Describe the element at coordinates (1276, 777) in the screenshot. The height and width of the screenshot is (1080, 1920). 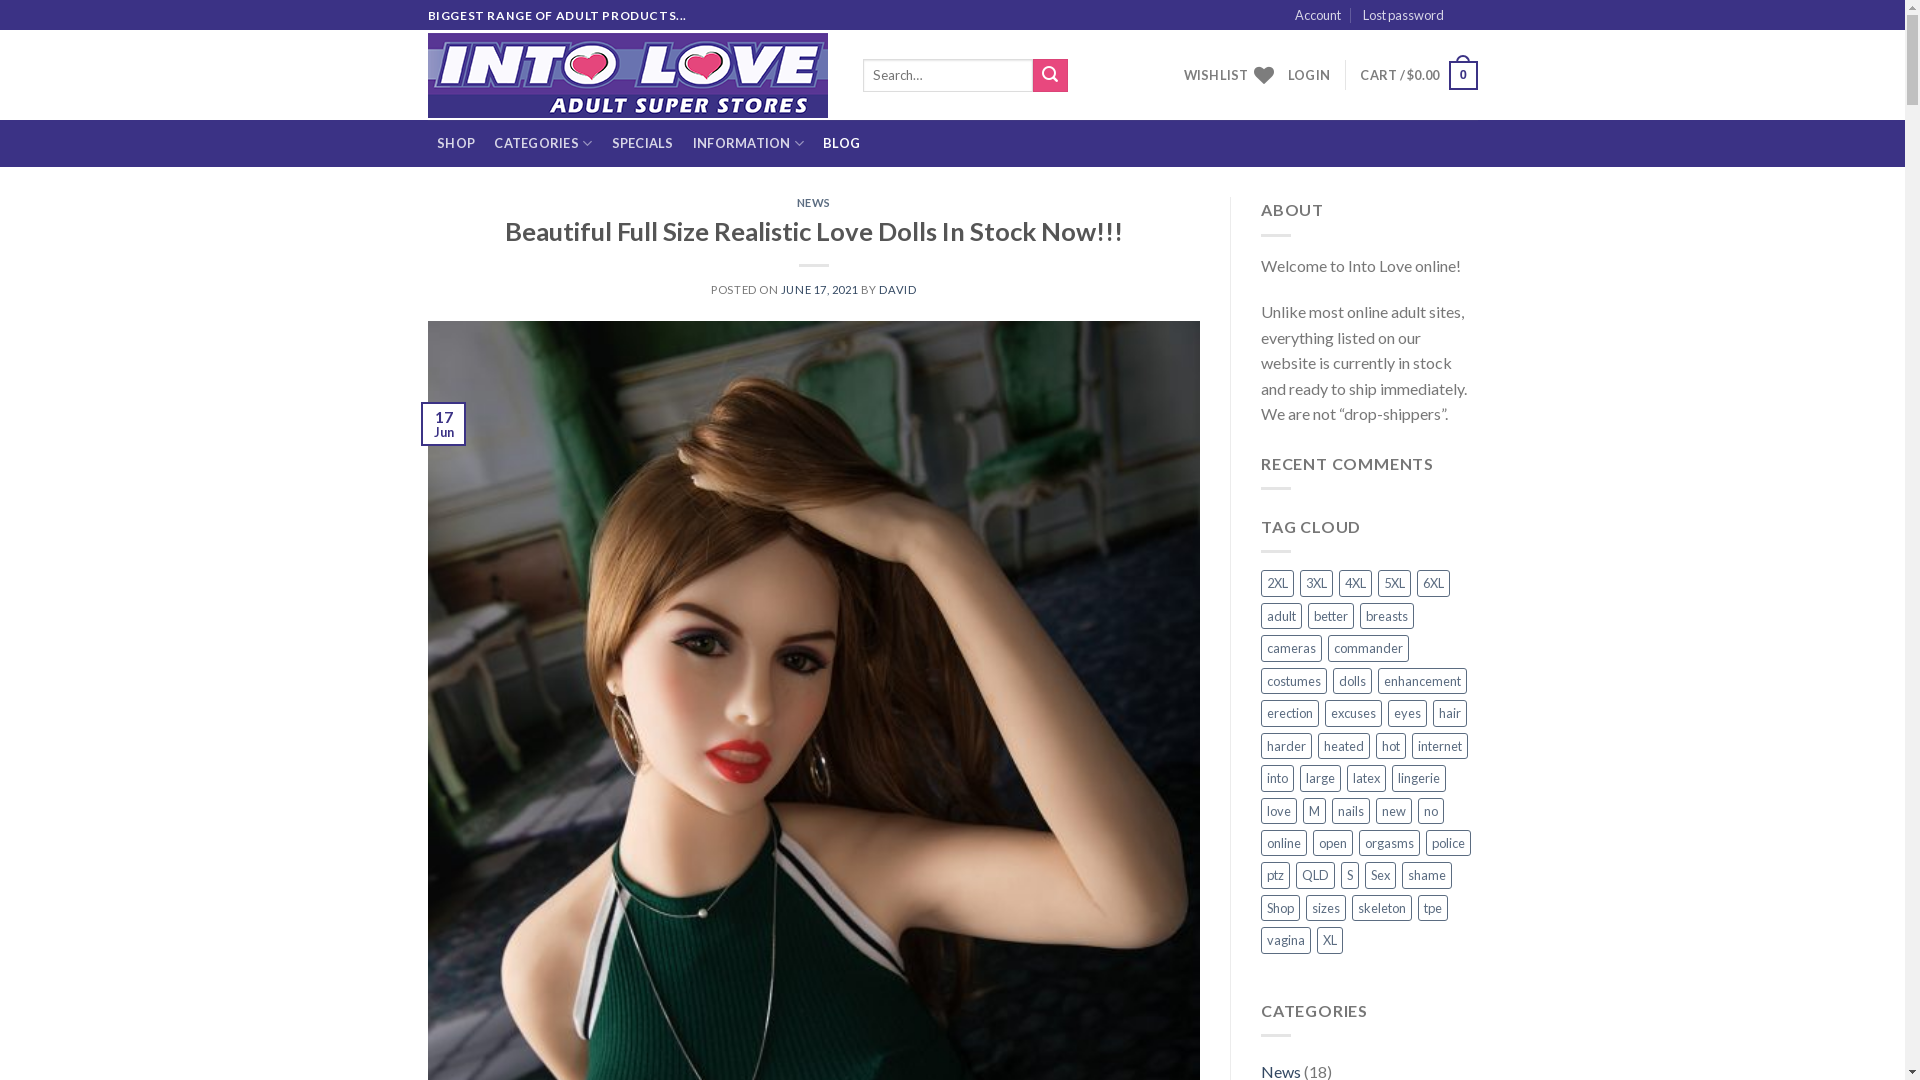
I see `'into'` at that location.